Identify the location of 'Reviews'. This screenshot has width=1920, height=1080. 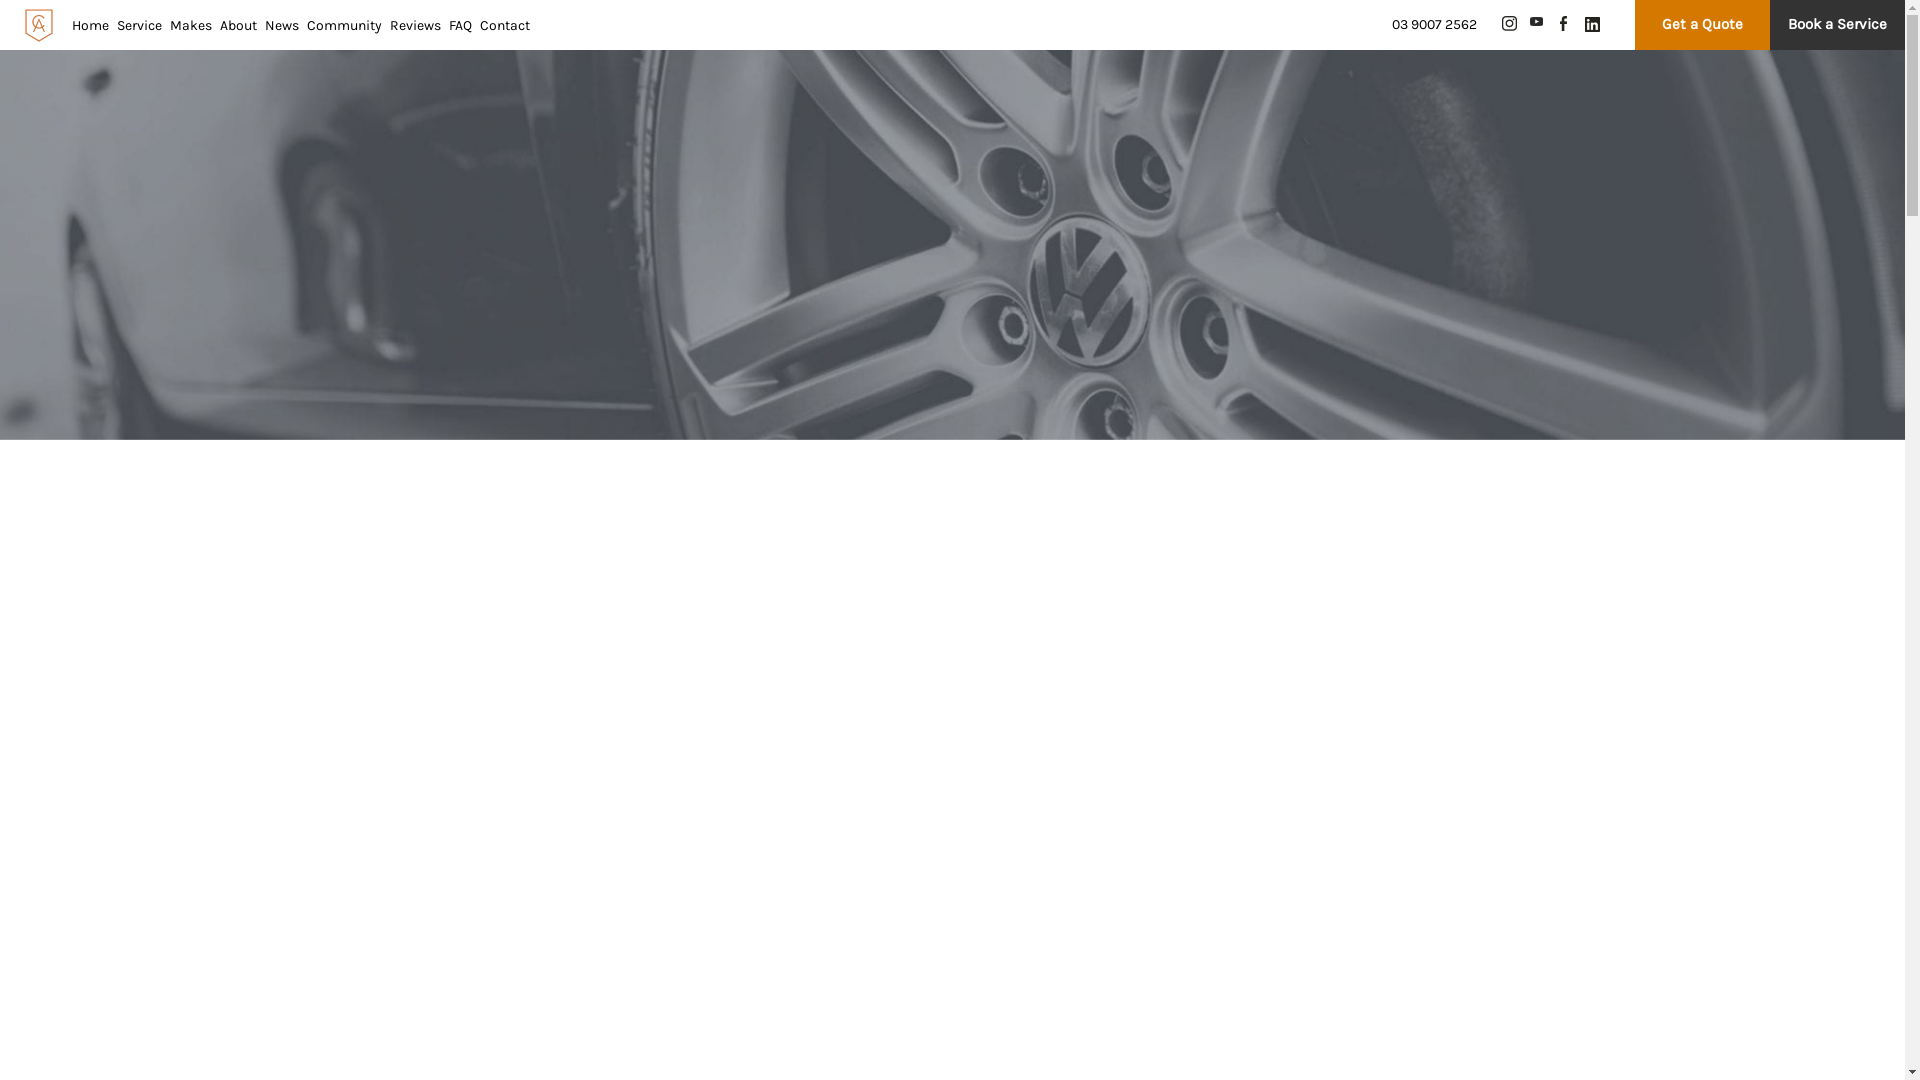
(414, 25).